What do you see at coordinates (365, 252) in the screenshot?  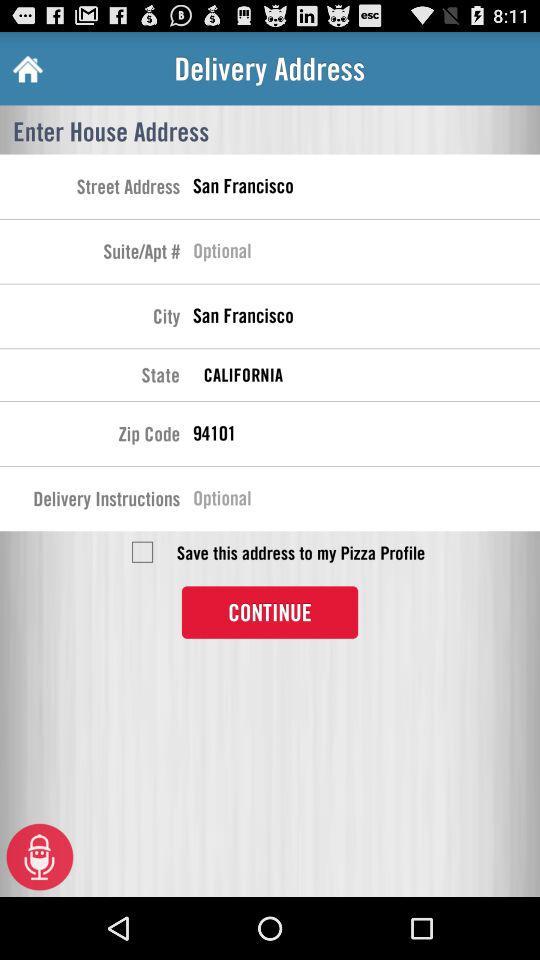 I see `suite or apartment number` at bounding box center [365, 252].